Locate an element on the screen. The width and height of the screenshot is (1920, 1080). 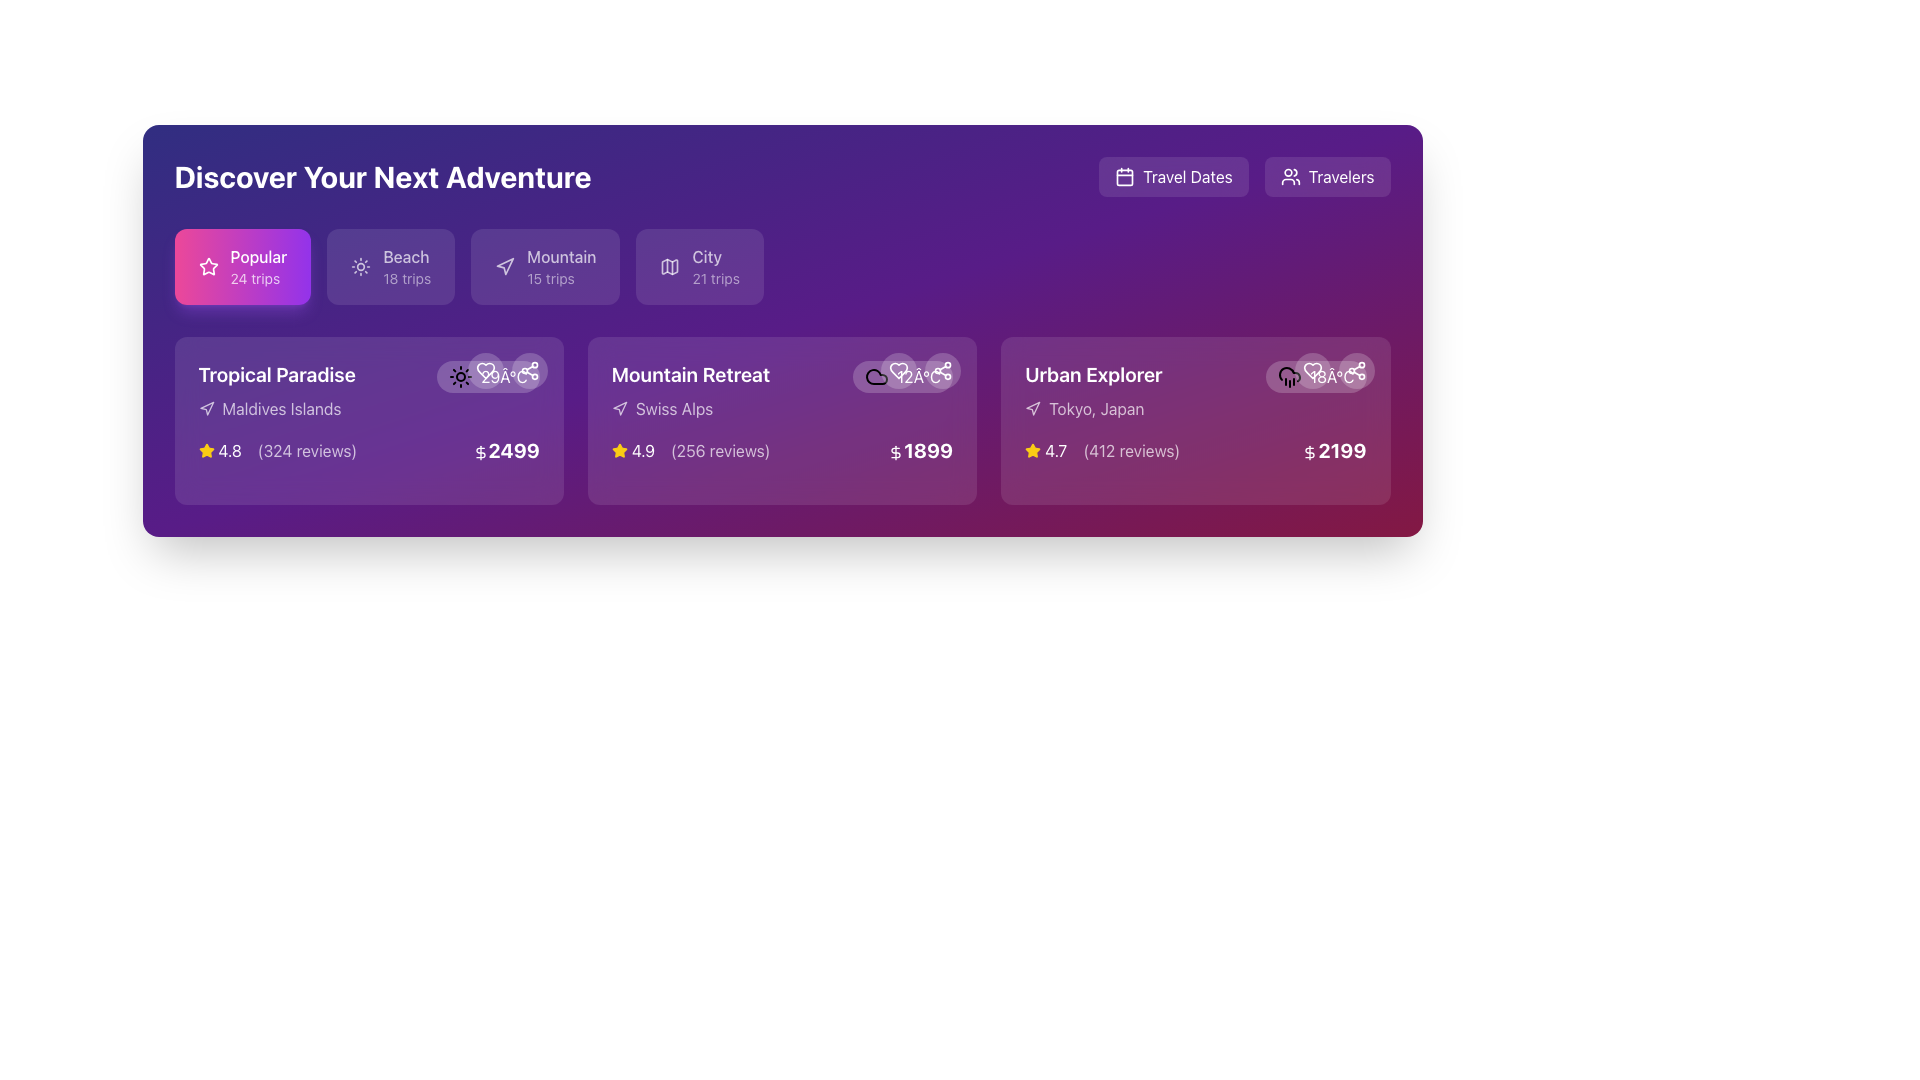
the heart icon in the top-right corner of the 'Tropical Paradise' card to mark the item as favorite is located at coordinates (485, 370).